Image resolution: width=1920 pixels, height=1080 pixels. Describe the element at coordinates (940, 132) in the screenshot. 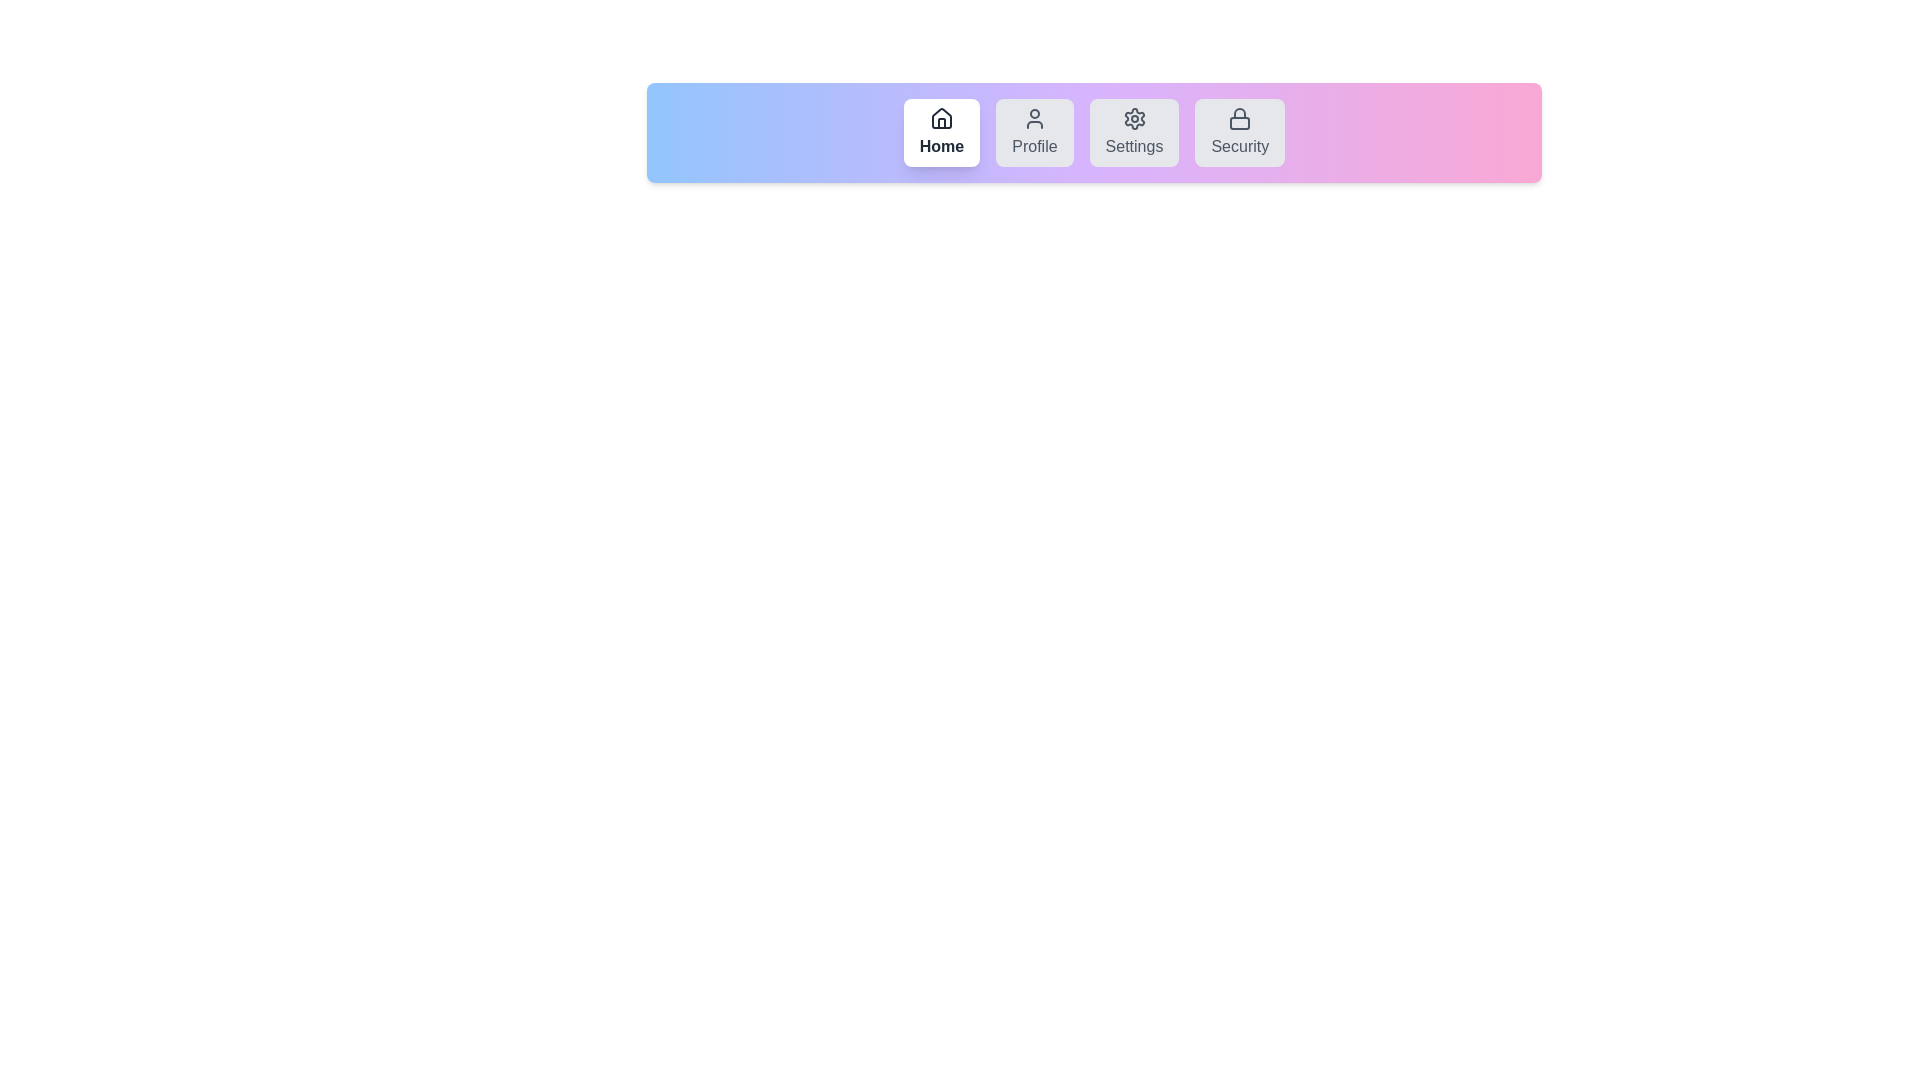

I see `the tab labeled Home by clicking on it` at that location.